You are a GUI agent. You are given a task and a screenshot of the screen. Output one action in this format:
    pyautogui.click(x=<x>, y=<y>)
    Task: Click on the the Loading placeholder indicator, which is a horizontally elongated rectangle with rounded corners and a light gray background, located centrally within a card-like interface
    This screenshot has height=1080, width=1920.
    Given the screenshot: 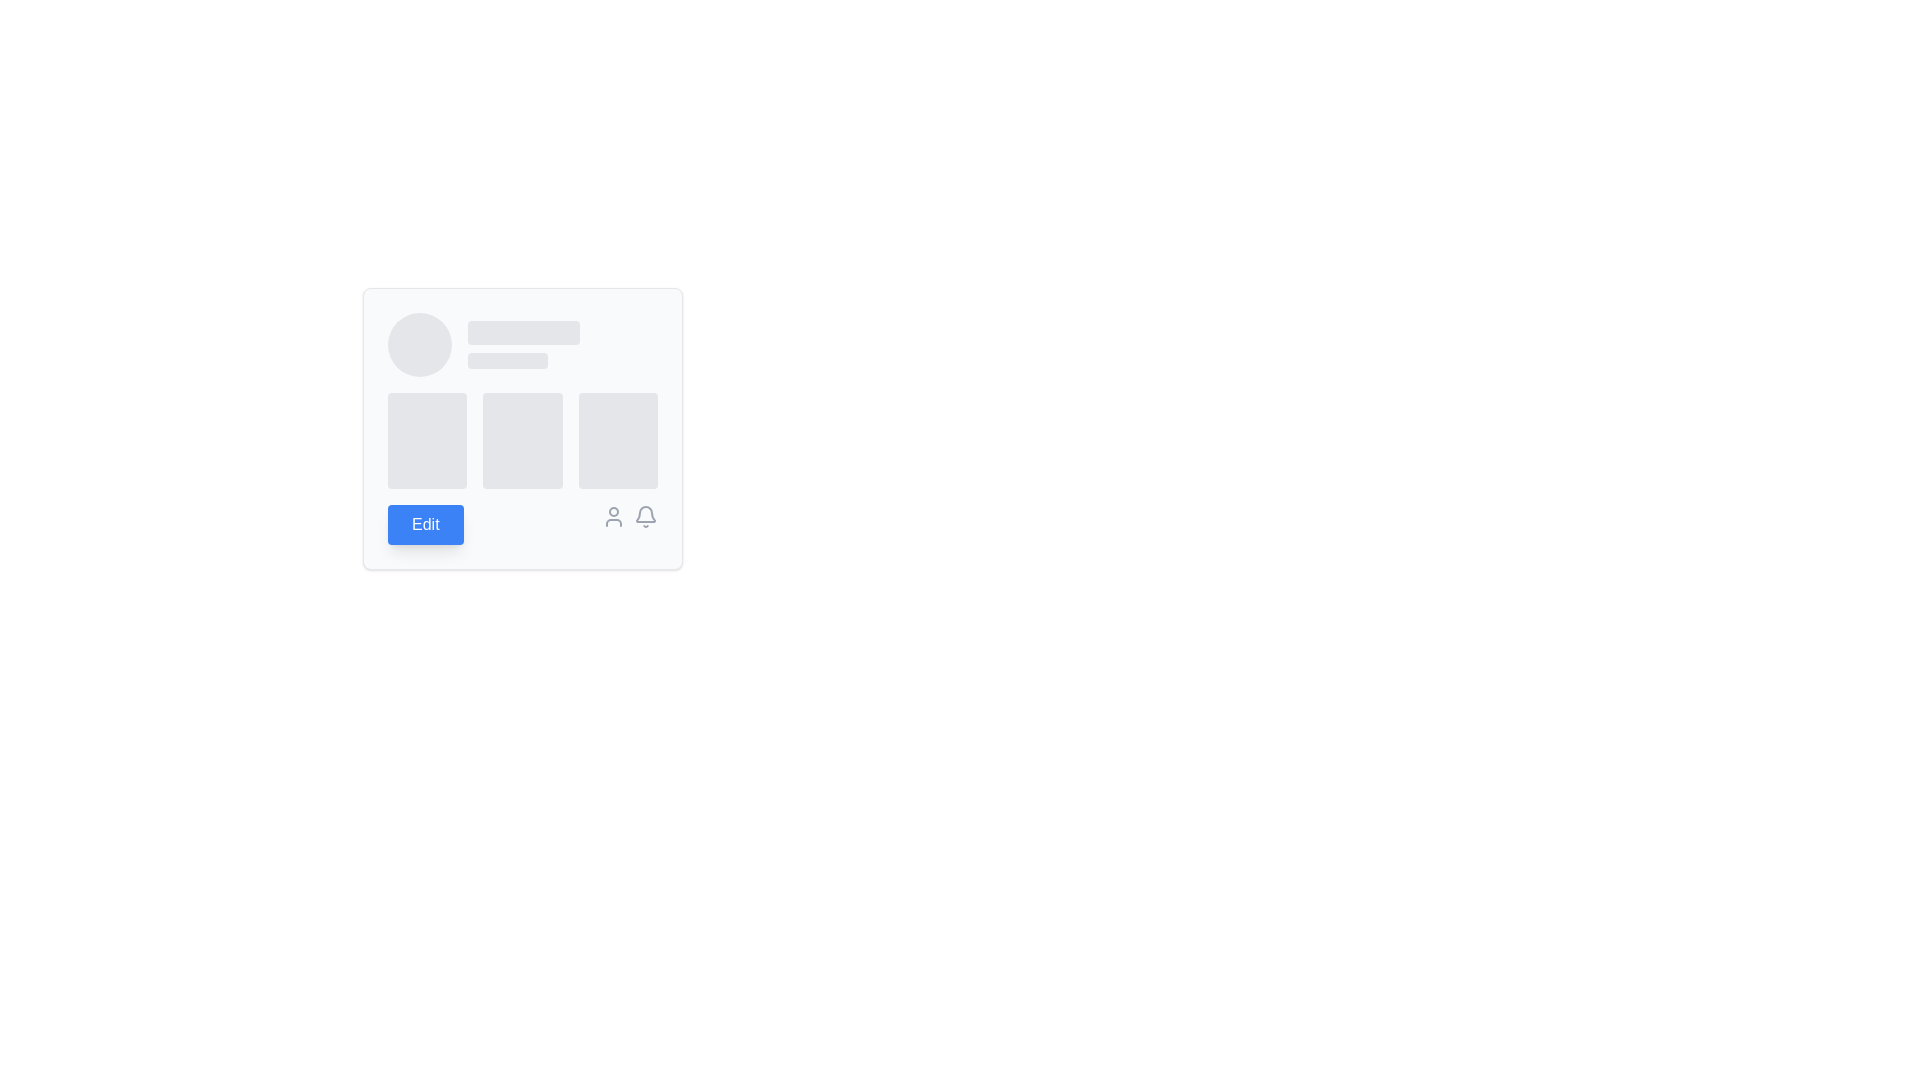 What is the action you would take?
    pyautogui.click(x=523, y=331)
    